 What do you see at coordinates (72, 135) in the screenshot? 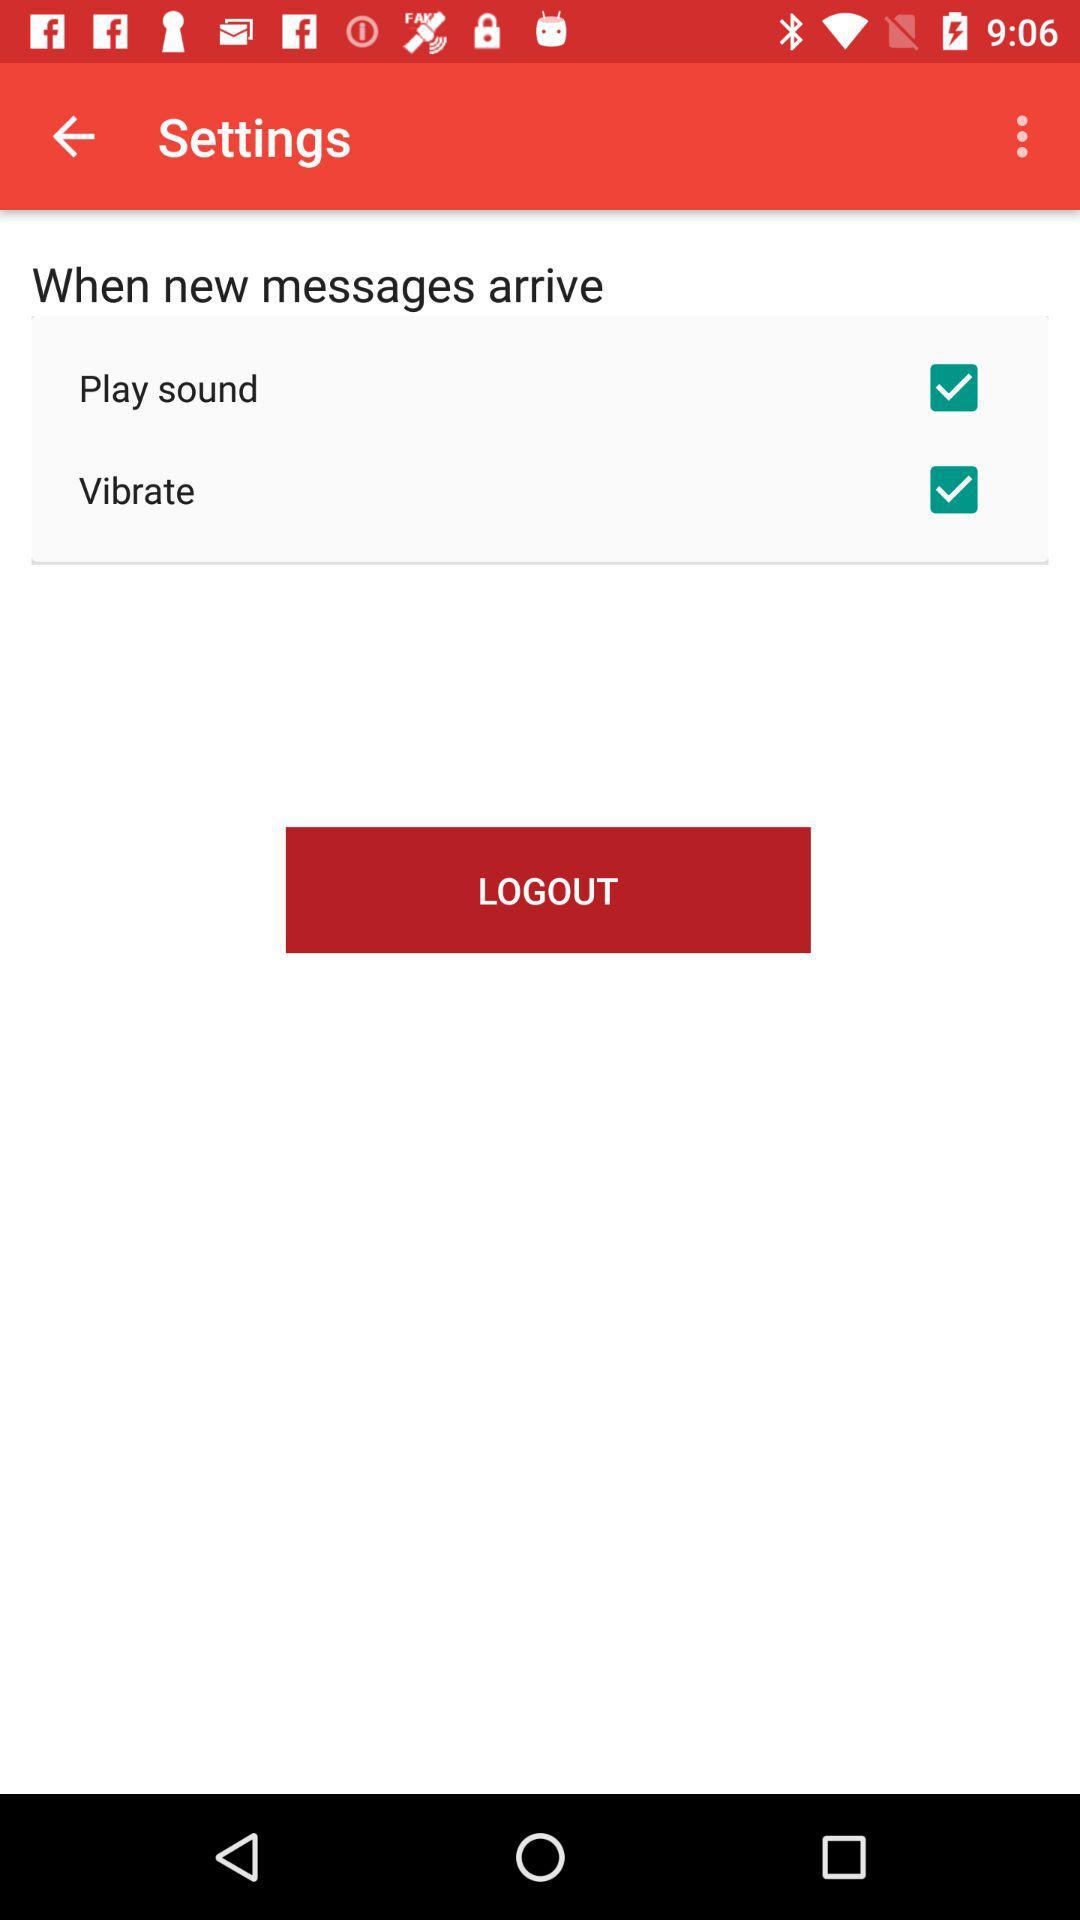
I see `the app next to the settings` at bounding box center [72, 135].